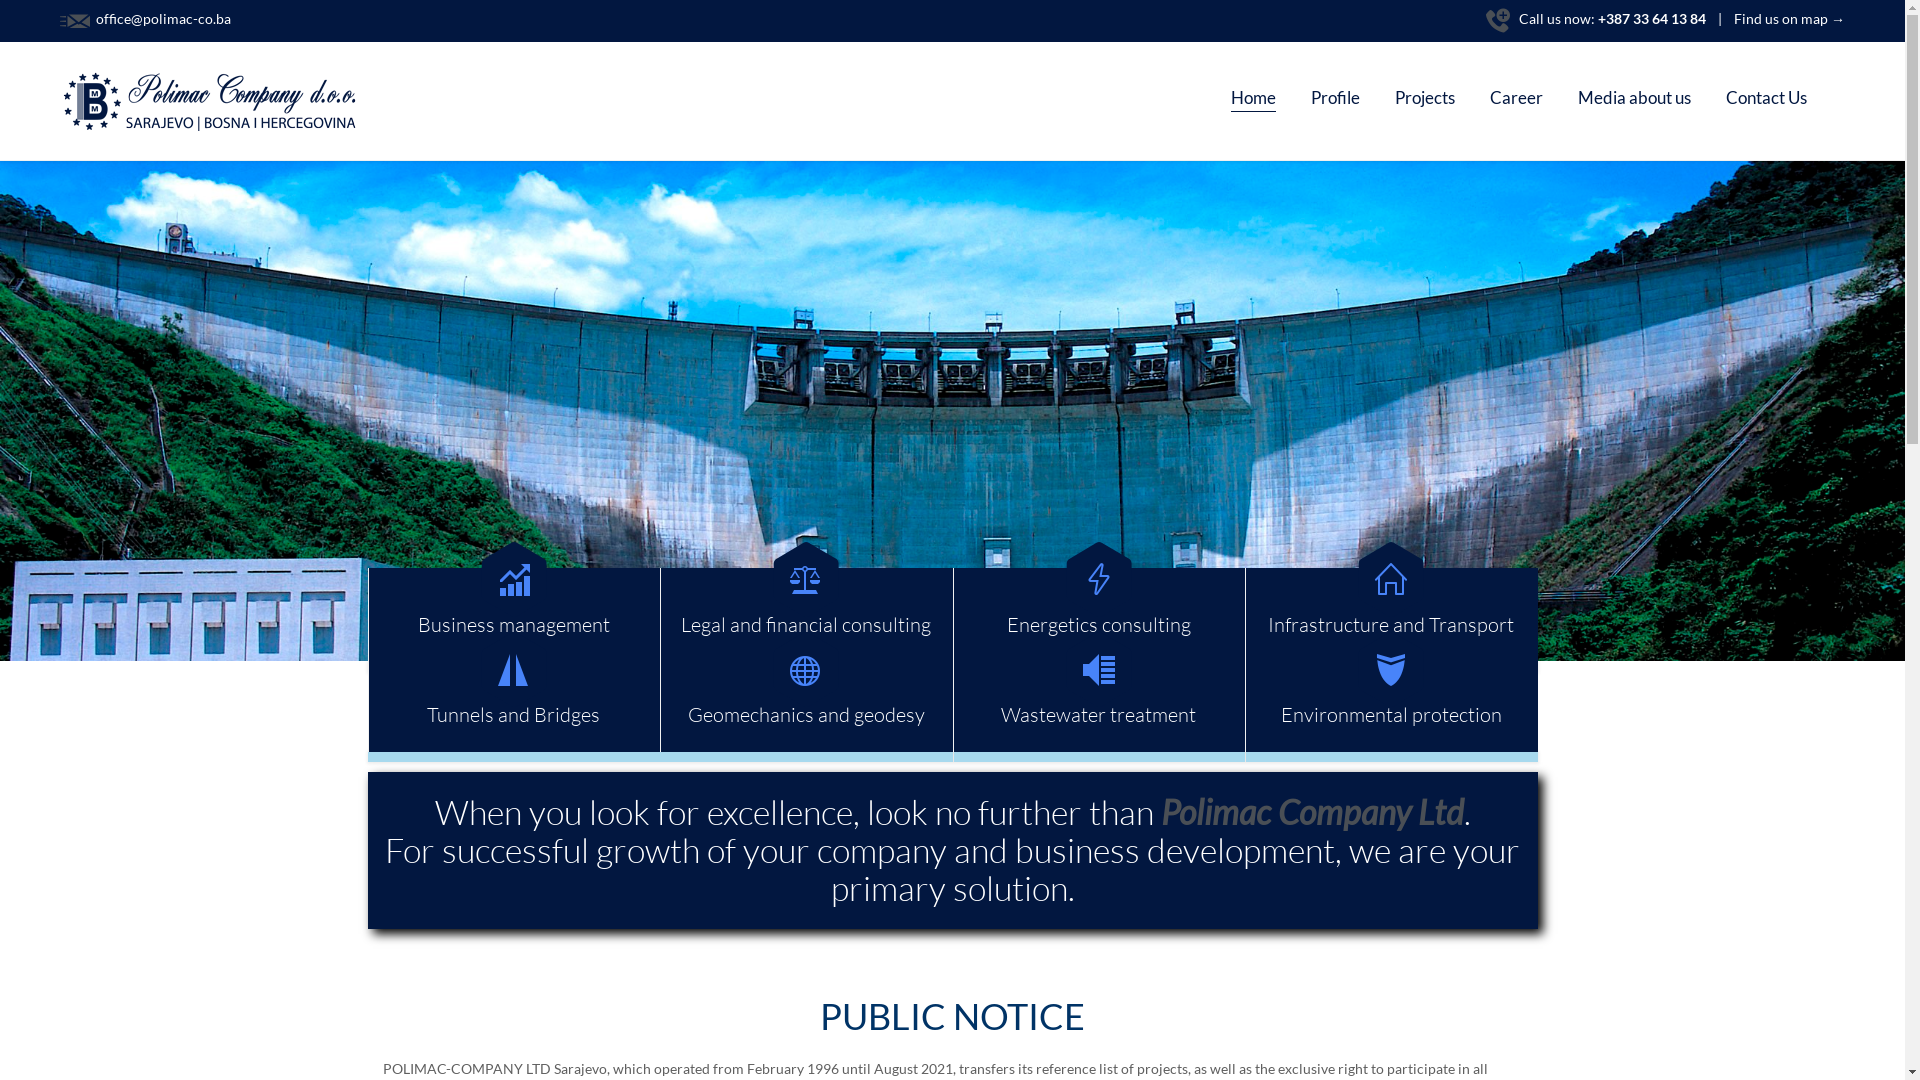  What do you see at coordinates (1229, 97) in the screenshot?
I see `'Home'` at bounding box center [1229, 97].